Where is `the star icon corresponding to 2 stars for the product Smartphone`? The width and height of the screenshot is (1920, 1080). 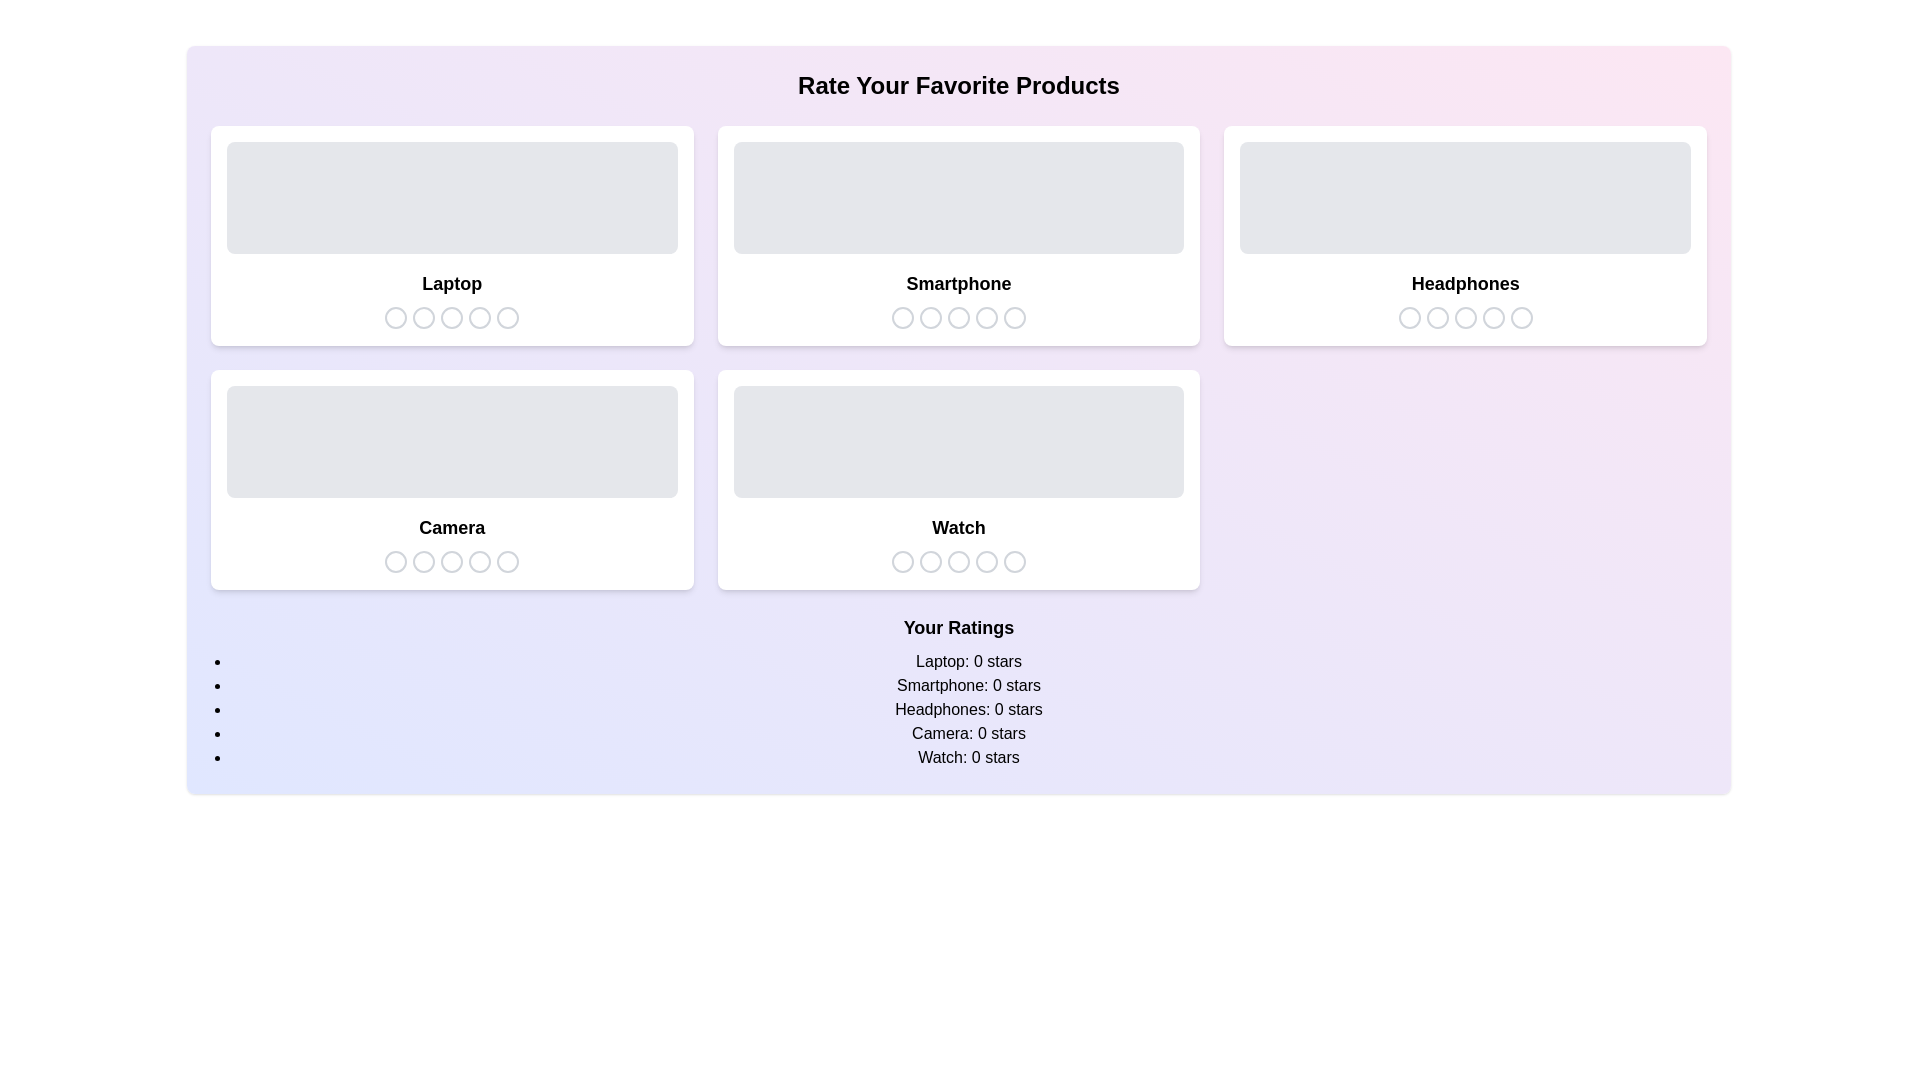 the star icon corresponding to 2 stars for the product Smartphone is located at coordinates (929, 316).